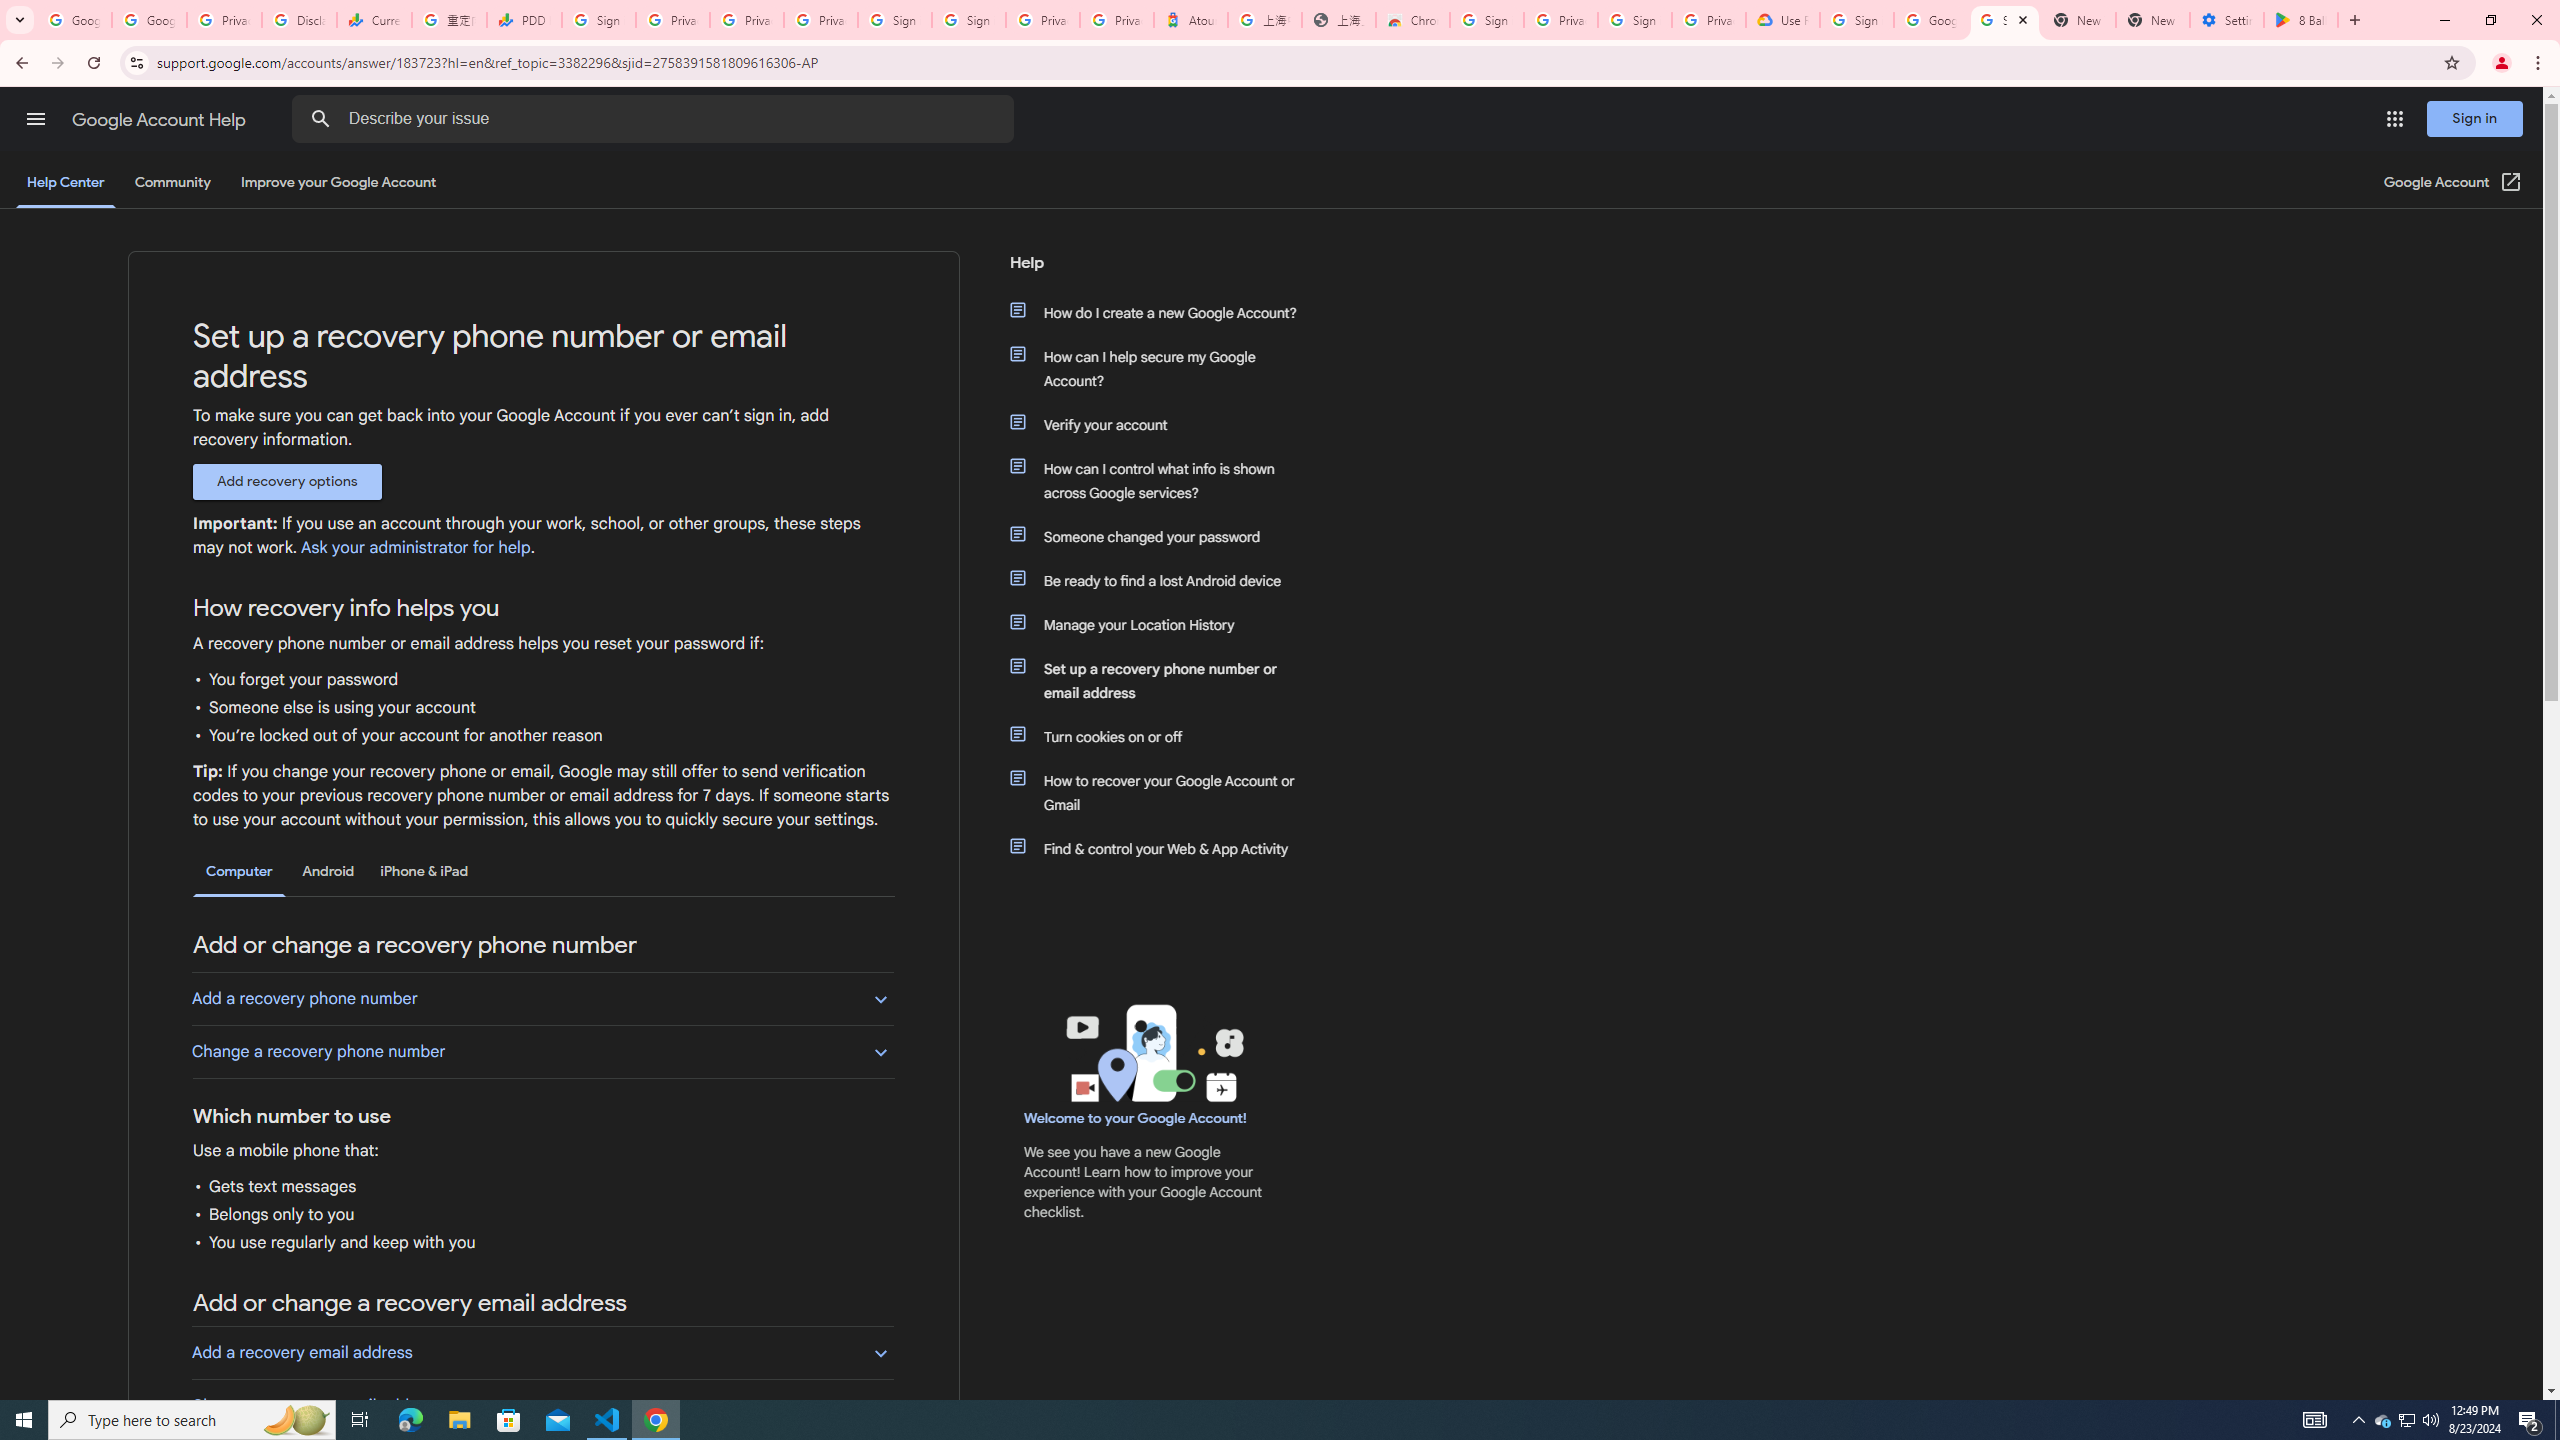 This screenshot has height=1440, width=2560. Describe the element at coordinates (1151, 1053) in the screenshot. I see `'Learning Center home page image'` at that location.